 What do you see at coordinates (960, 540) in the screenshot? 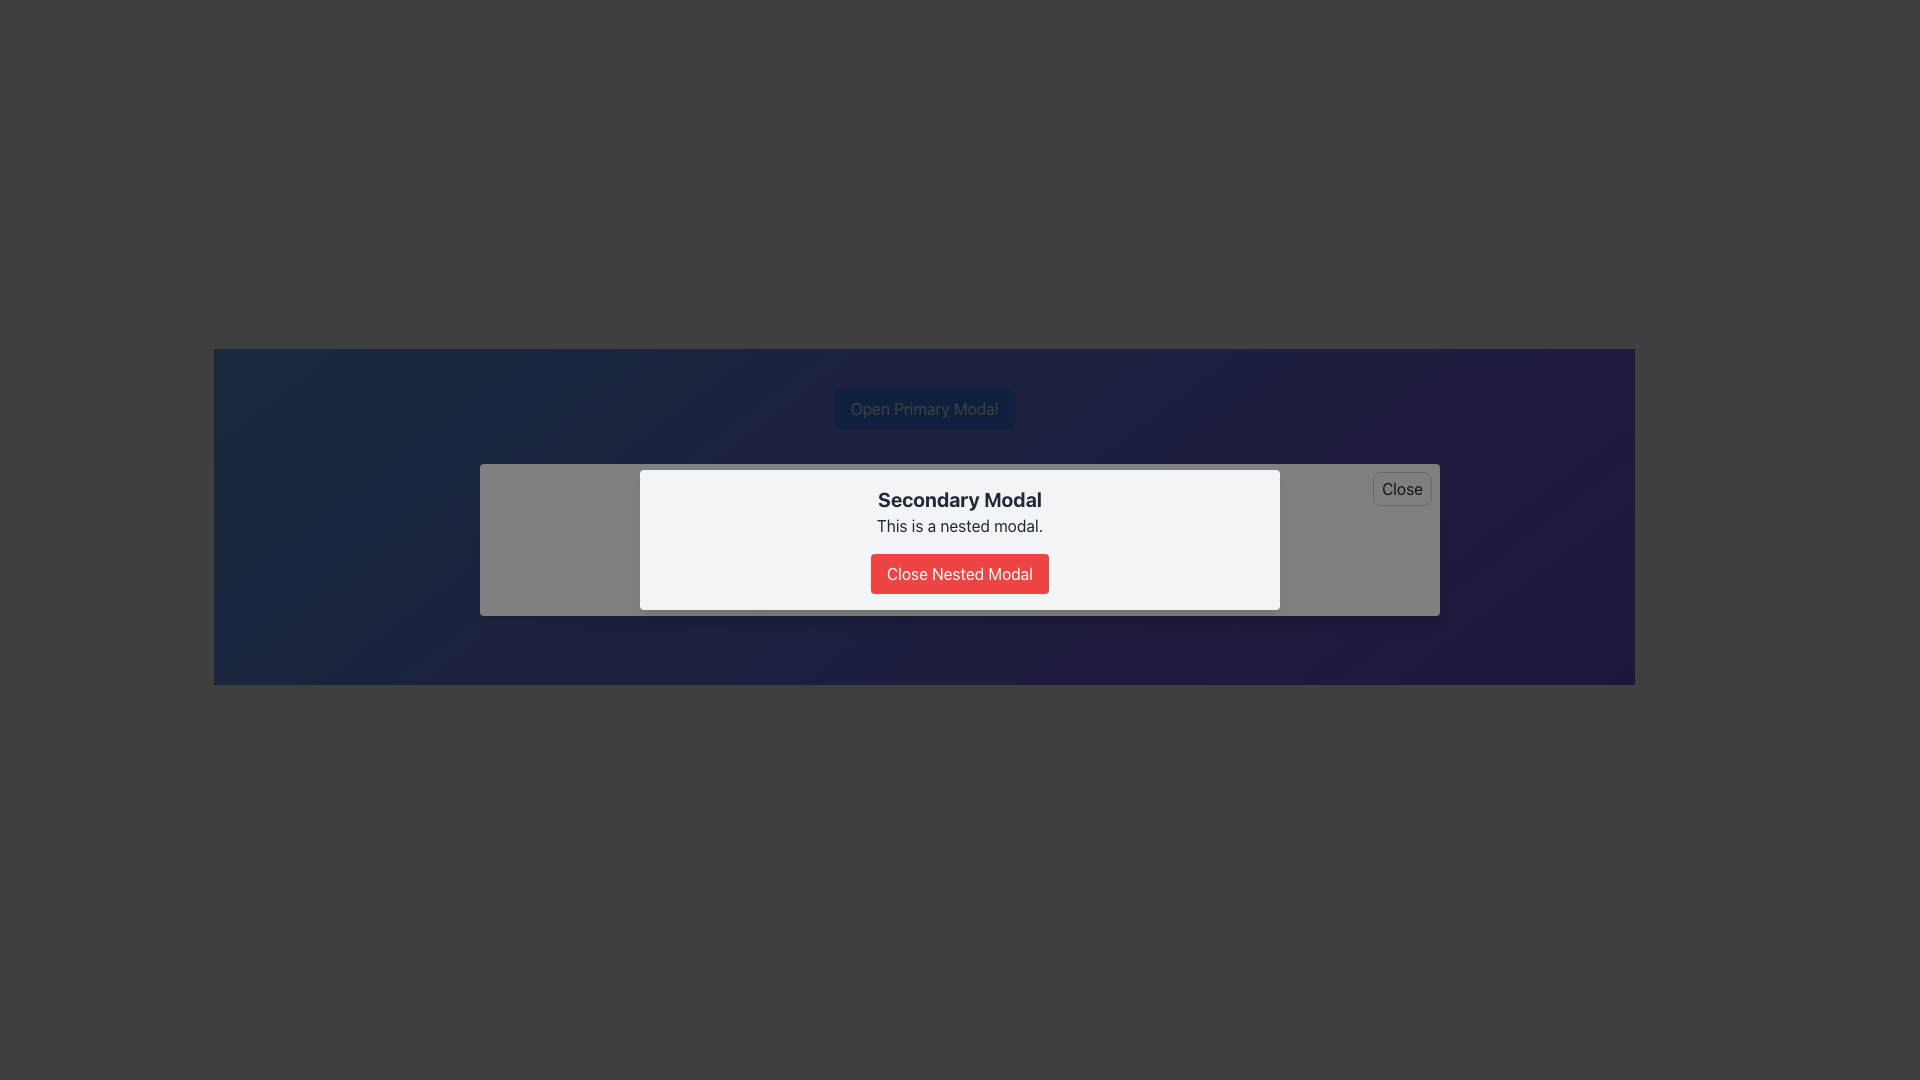
I see `descriptive text 'This is a nested modal.' from the Secondary Modal dialog, which has a white background and a red button labeled 'Close Nested Modal'` at bounding box center [960, 540].